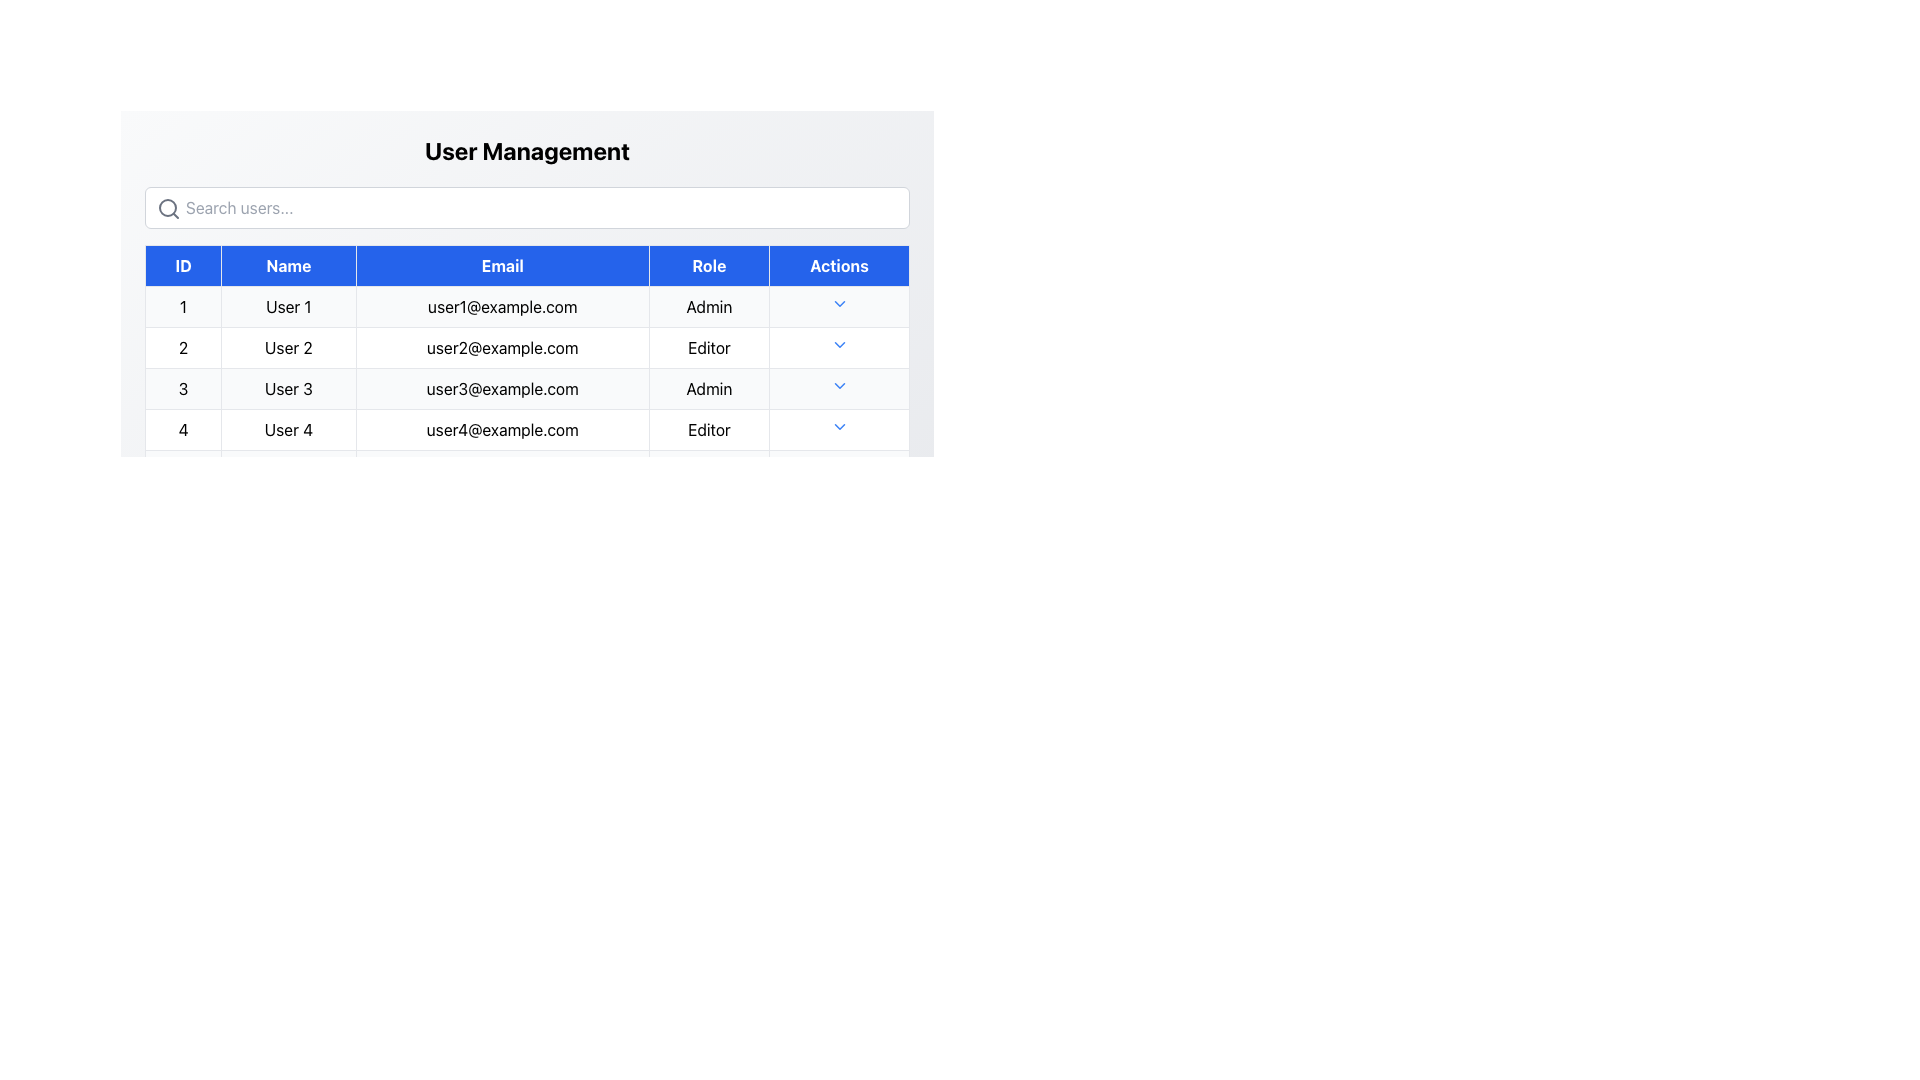 The height and width of the screenshot is (1080, 1920). I want to click on the small chevron-down icon in the 'Actions' column of the second data row, adjacent to the 'Editor' role entry, so click(839, 343).